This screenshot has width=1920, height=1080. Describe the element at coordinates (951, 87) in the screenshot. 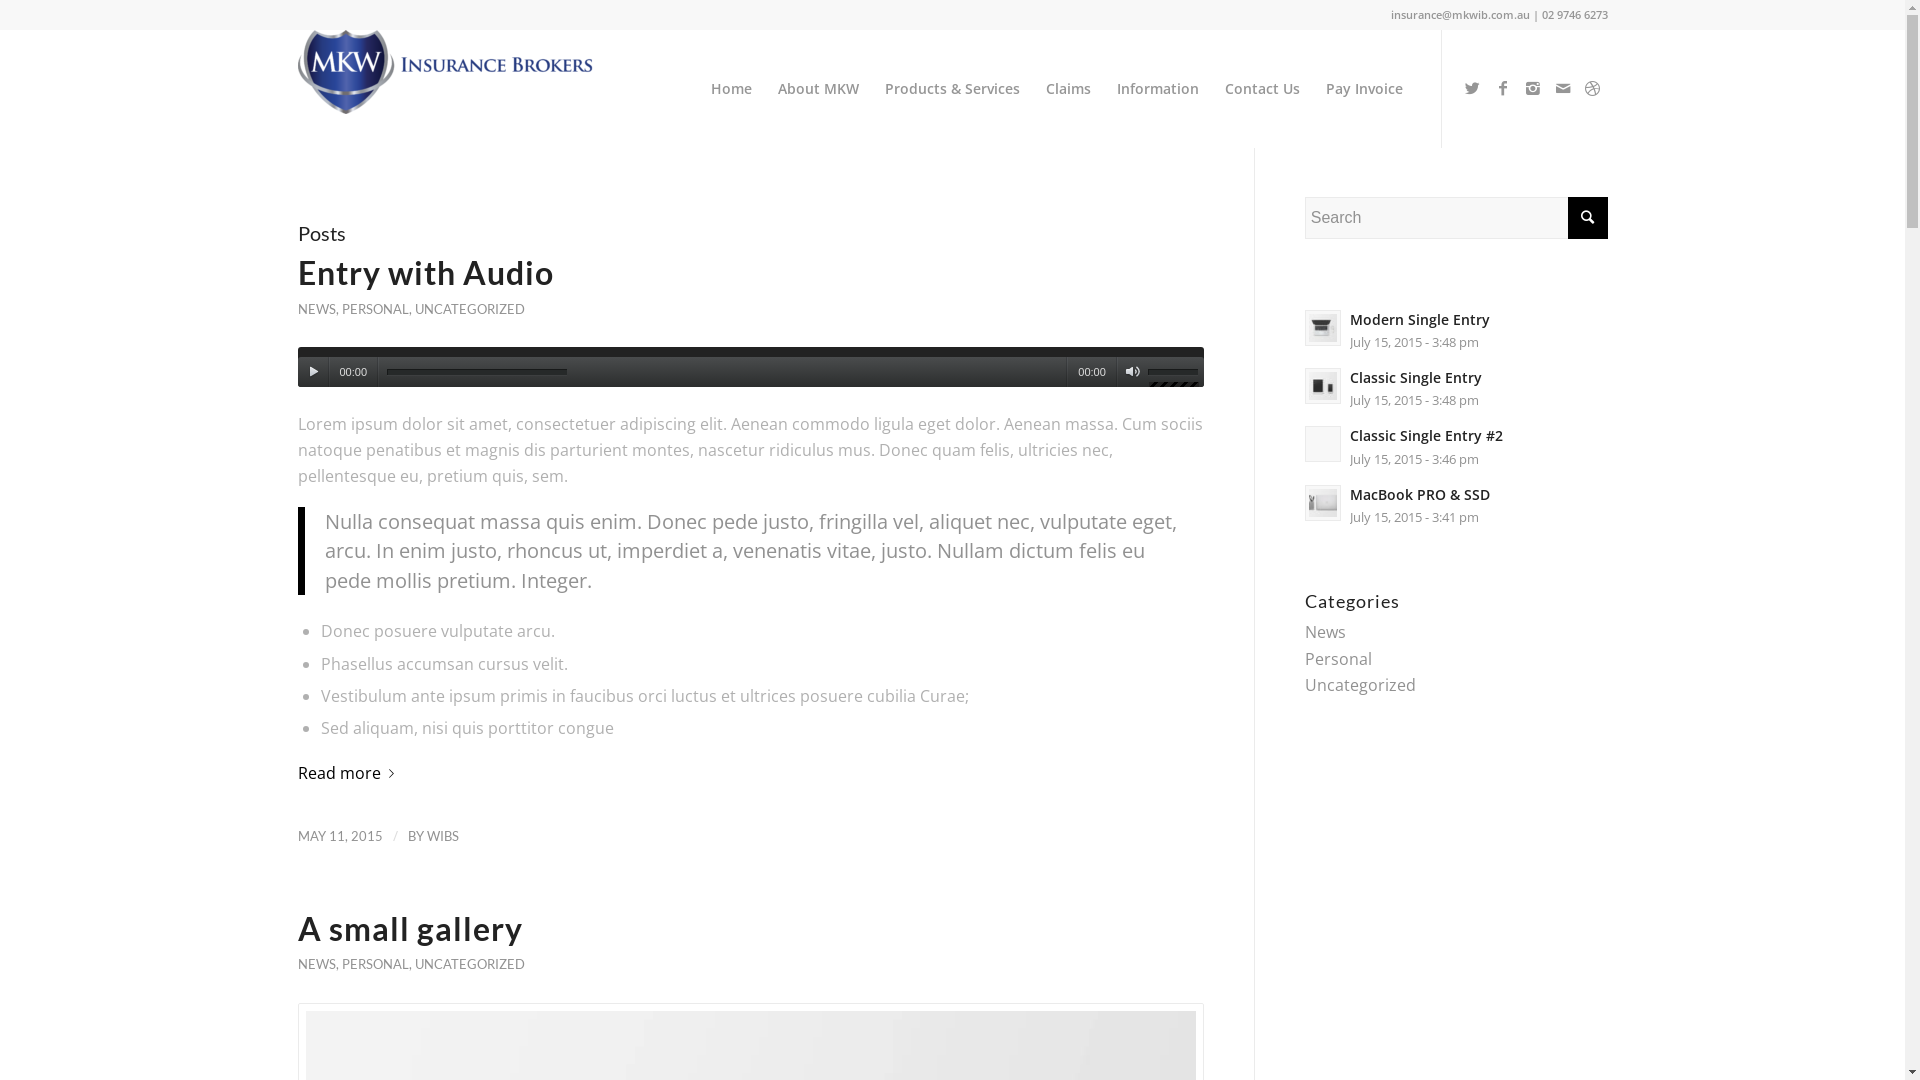

I see `'Products & Services'` at that location.